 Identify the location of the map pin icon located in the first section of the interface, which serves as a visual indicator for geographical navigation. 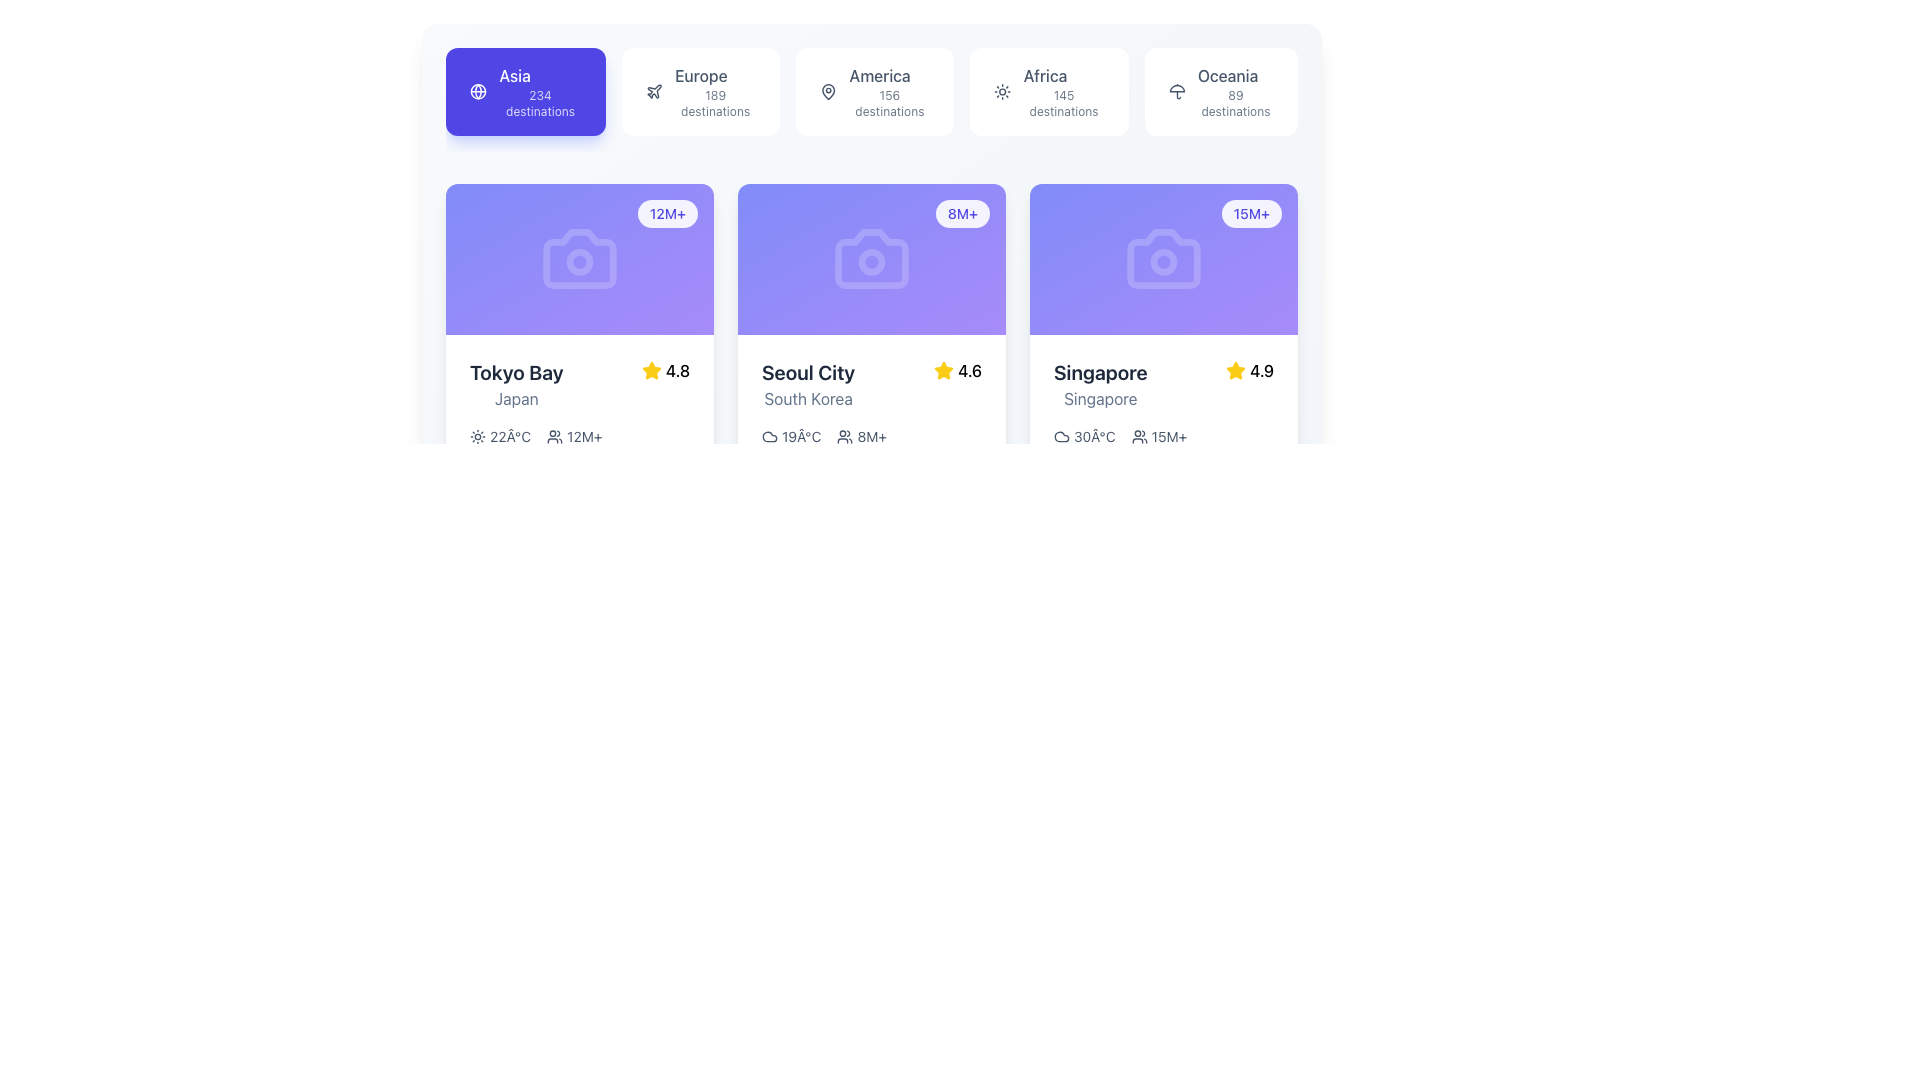
(828, 92).